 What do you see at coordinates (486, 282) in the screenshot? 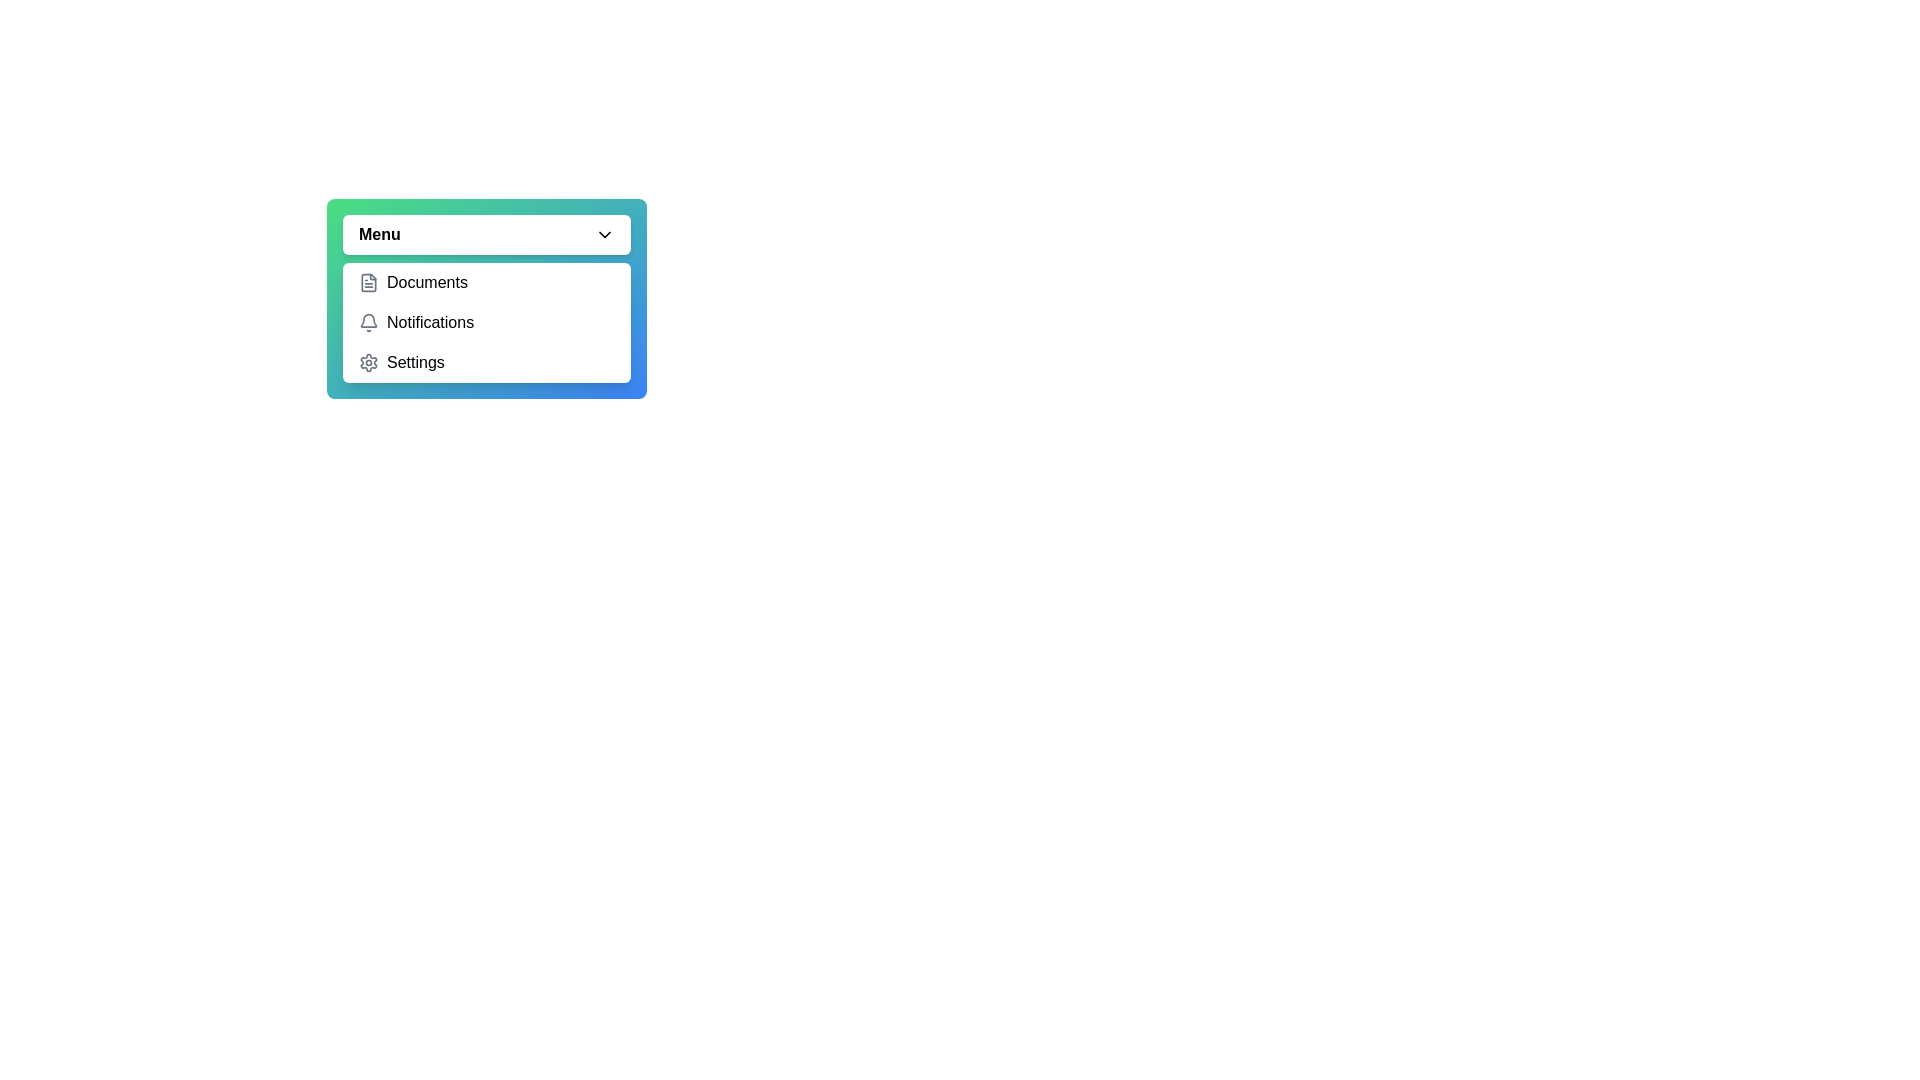
I see `the clickable list item labeled 'Documents' in the dropdown menu` at bounding box center [486, 282].